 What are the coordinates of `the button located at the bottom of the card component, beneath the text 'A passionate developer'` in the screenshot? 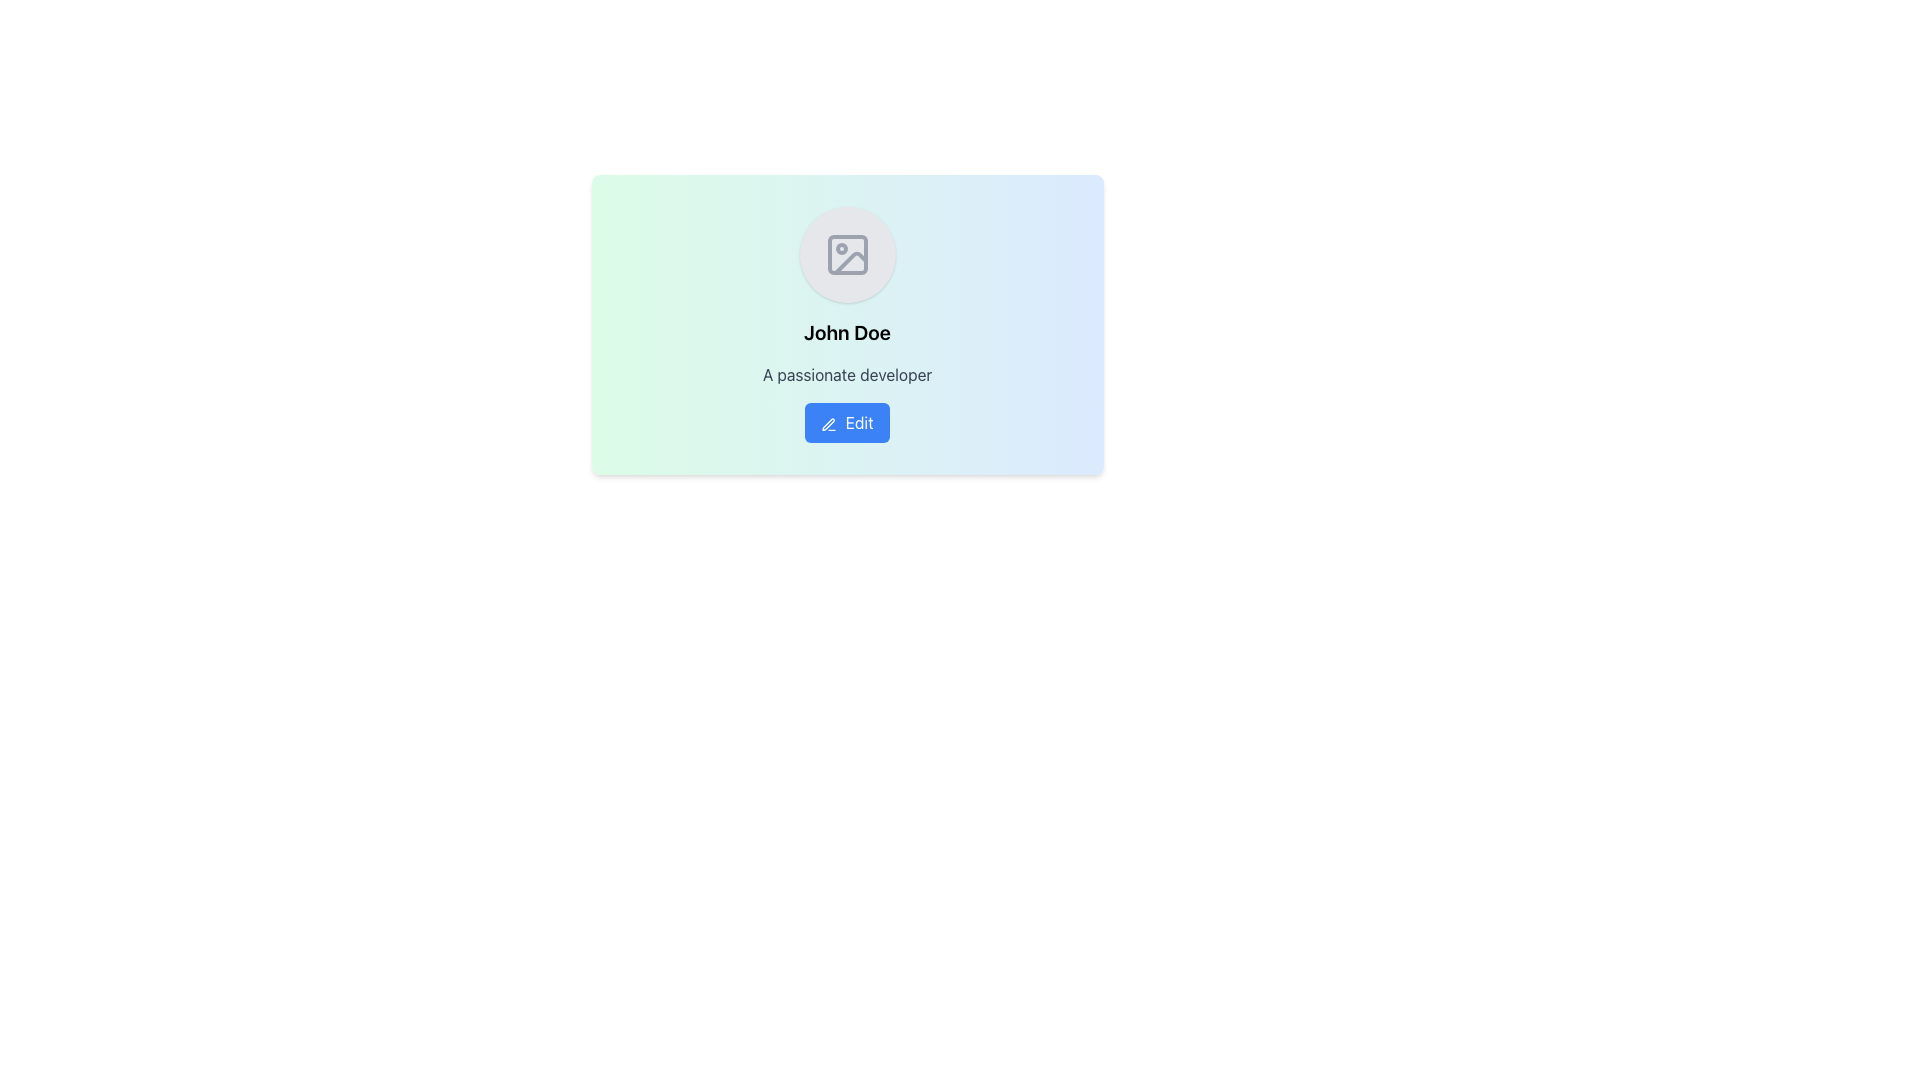 It's located at (847, 422).